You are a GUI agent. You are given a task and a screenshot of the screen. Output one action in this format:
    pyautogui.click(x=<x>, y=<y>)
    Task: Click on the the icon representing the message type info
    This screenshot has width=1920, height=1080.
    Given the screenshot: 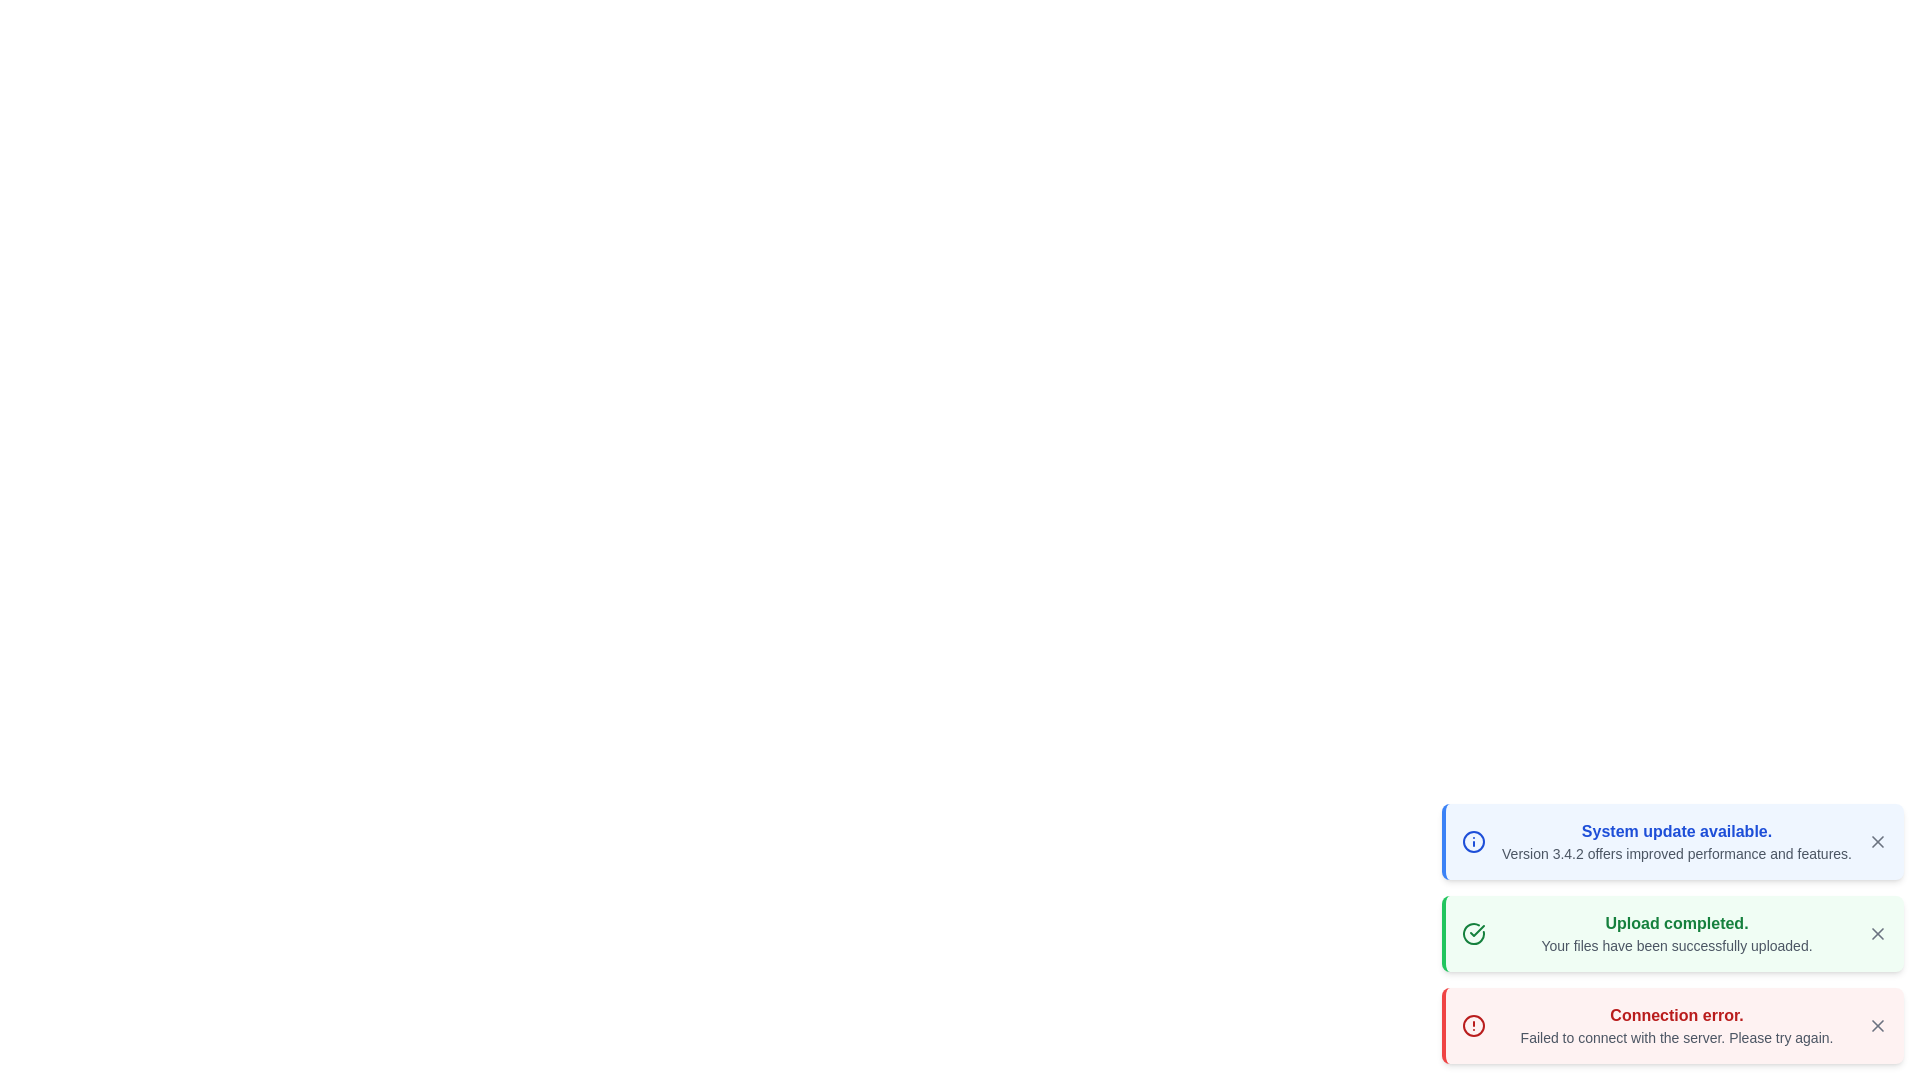 What is the action you would take?
    pyautogui.click(x=1473, y=841)
    